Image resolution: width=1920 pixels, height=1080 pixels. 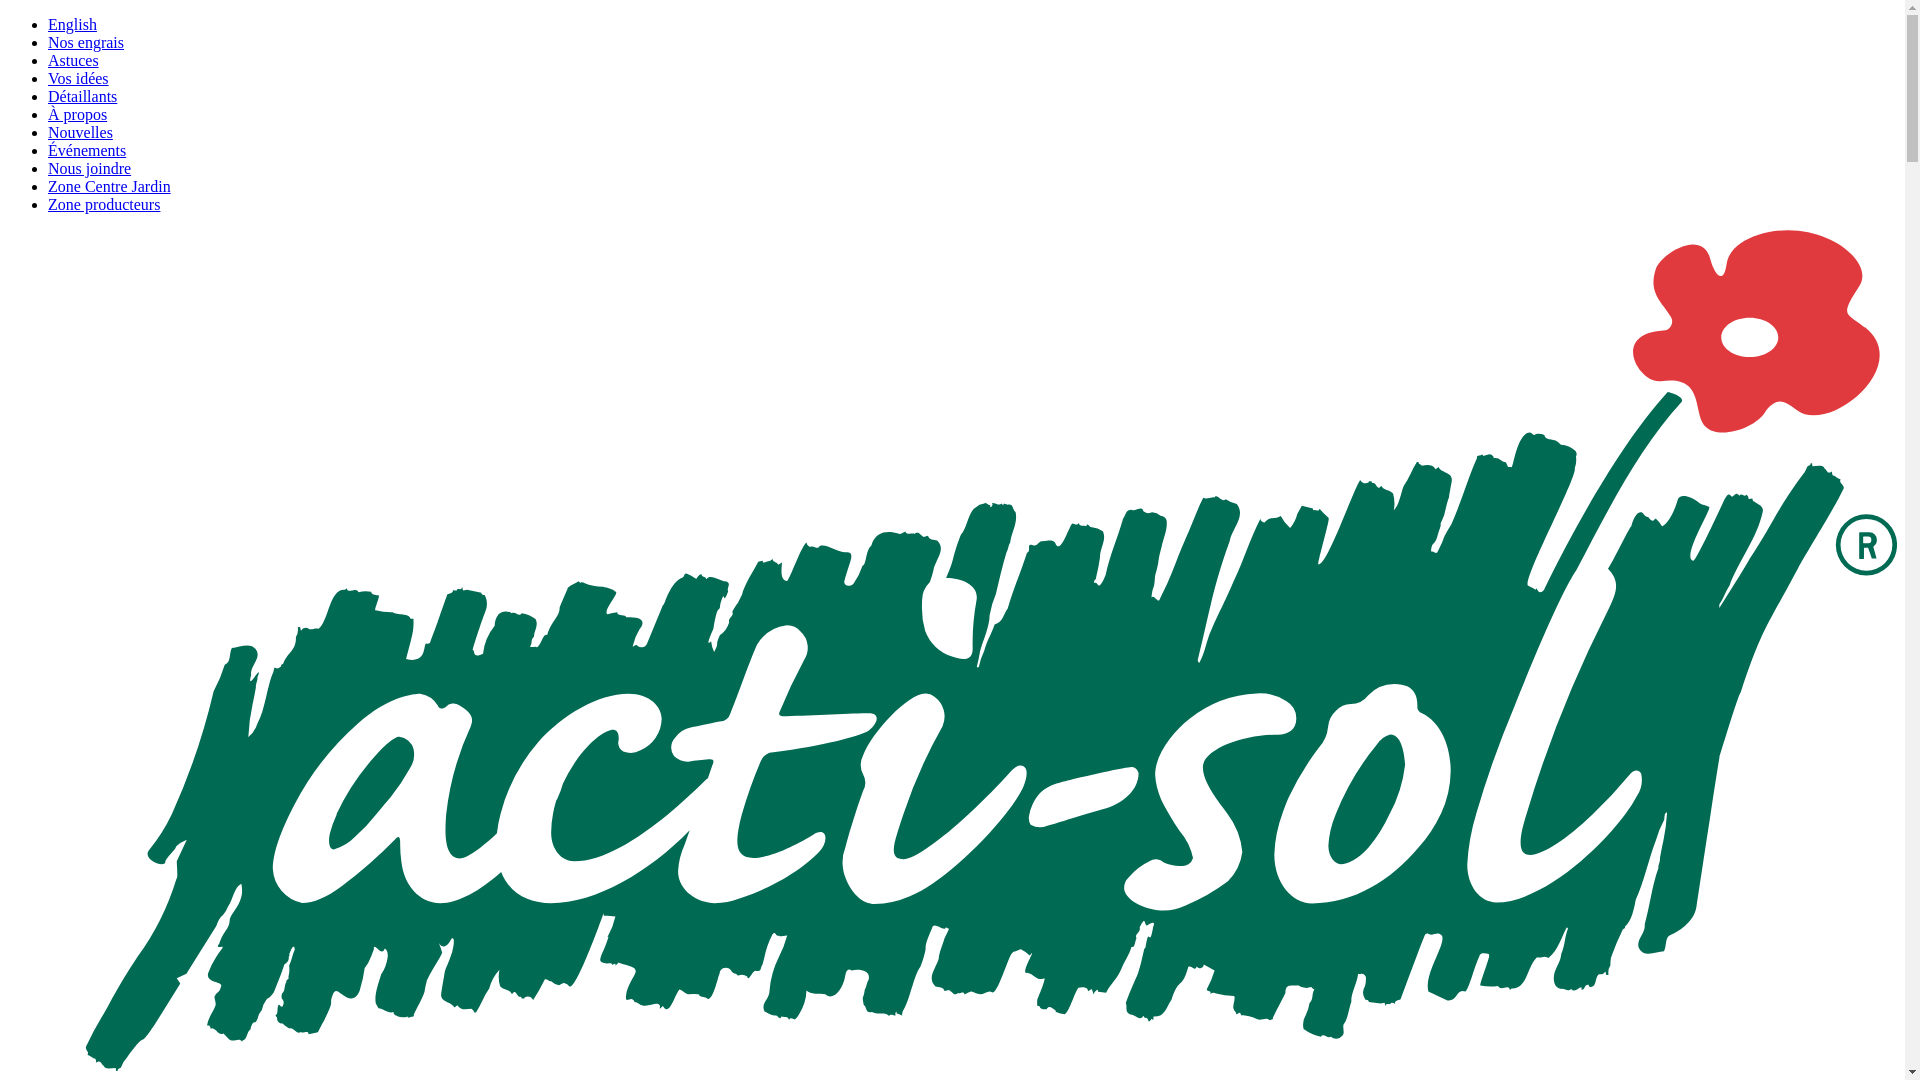 I want to click on 'Zone producteurs', so click(x=48, y=204).